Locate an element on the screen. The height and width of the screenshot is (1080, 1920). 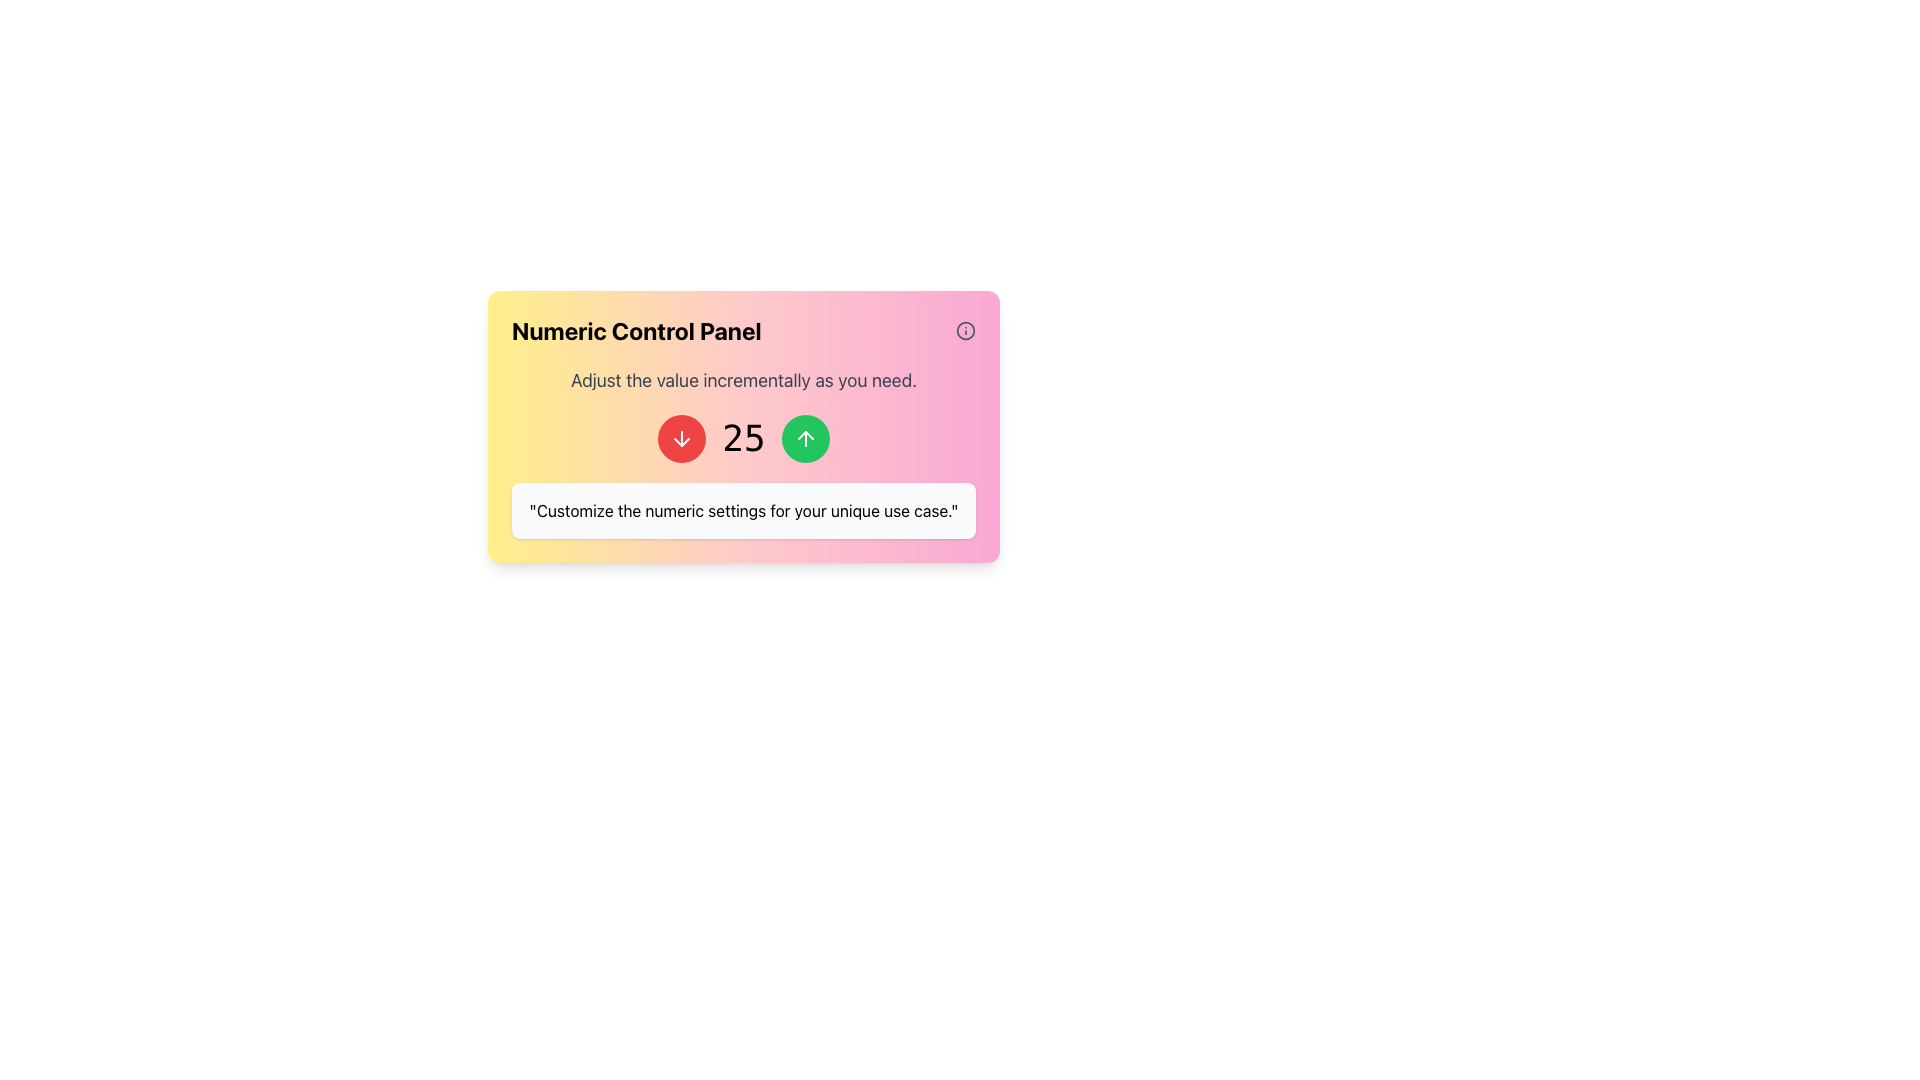
the circular red button with a white downward arrow to decrement the displayed value is located at coordinates (681, 438).